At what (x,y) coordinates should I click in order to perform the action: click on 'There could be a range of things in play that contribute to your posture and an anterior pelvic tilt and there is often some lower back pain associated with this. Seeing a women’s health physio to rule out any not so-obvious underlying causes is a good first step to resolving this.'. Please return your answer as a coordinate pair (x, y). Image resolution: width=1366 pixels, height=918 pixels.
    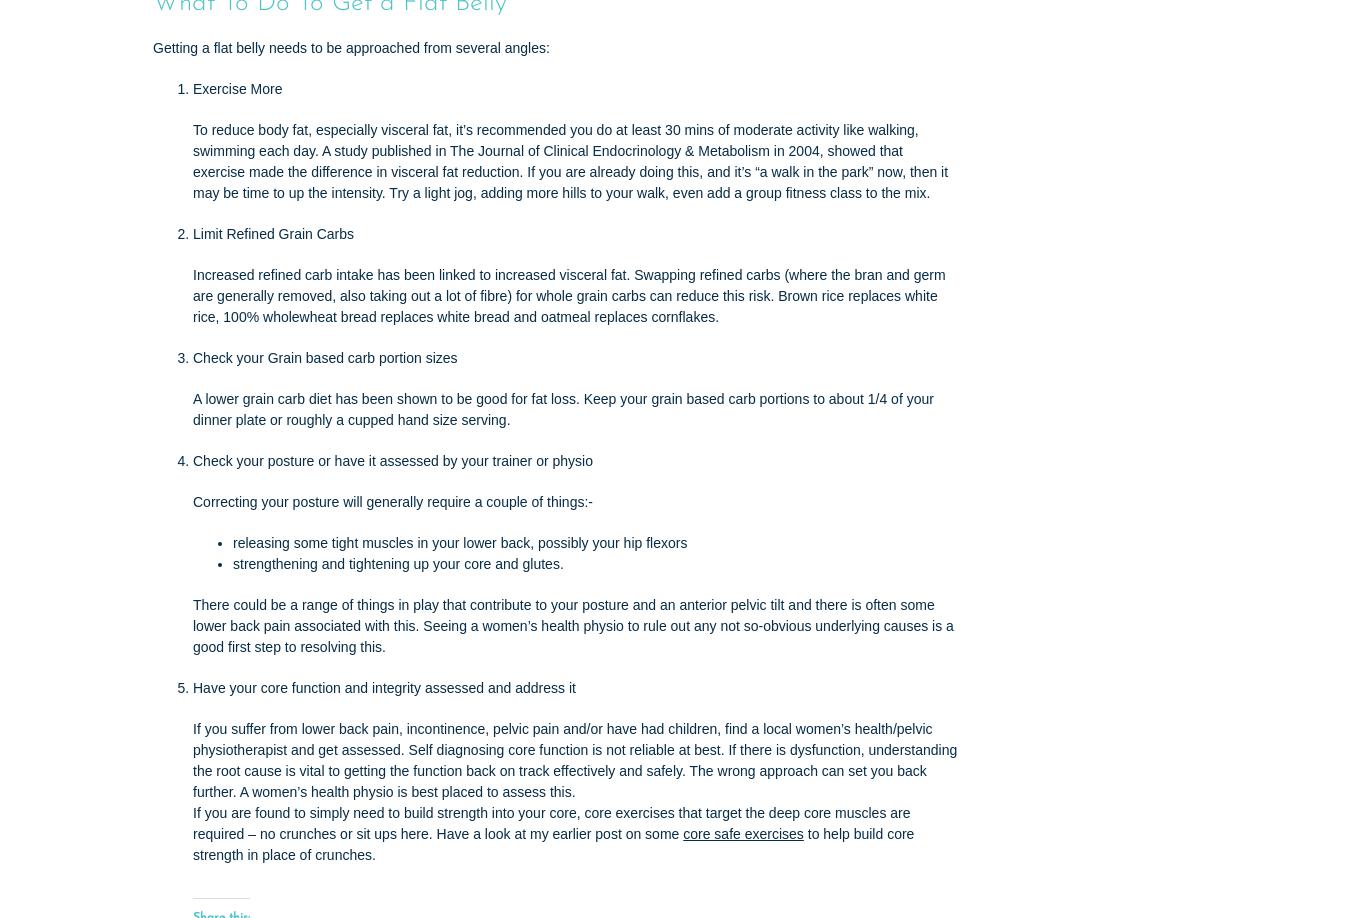
    Looking at the image, I should click on (572, 625).